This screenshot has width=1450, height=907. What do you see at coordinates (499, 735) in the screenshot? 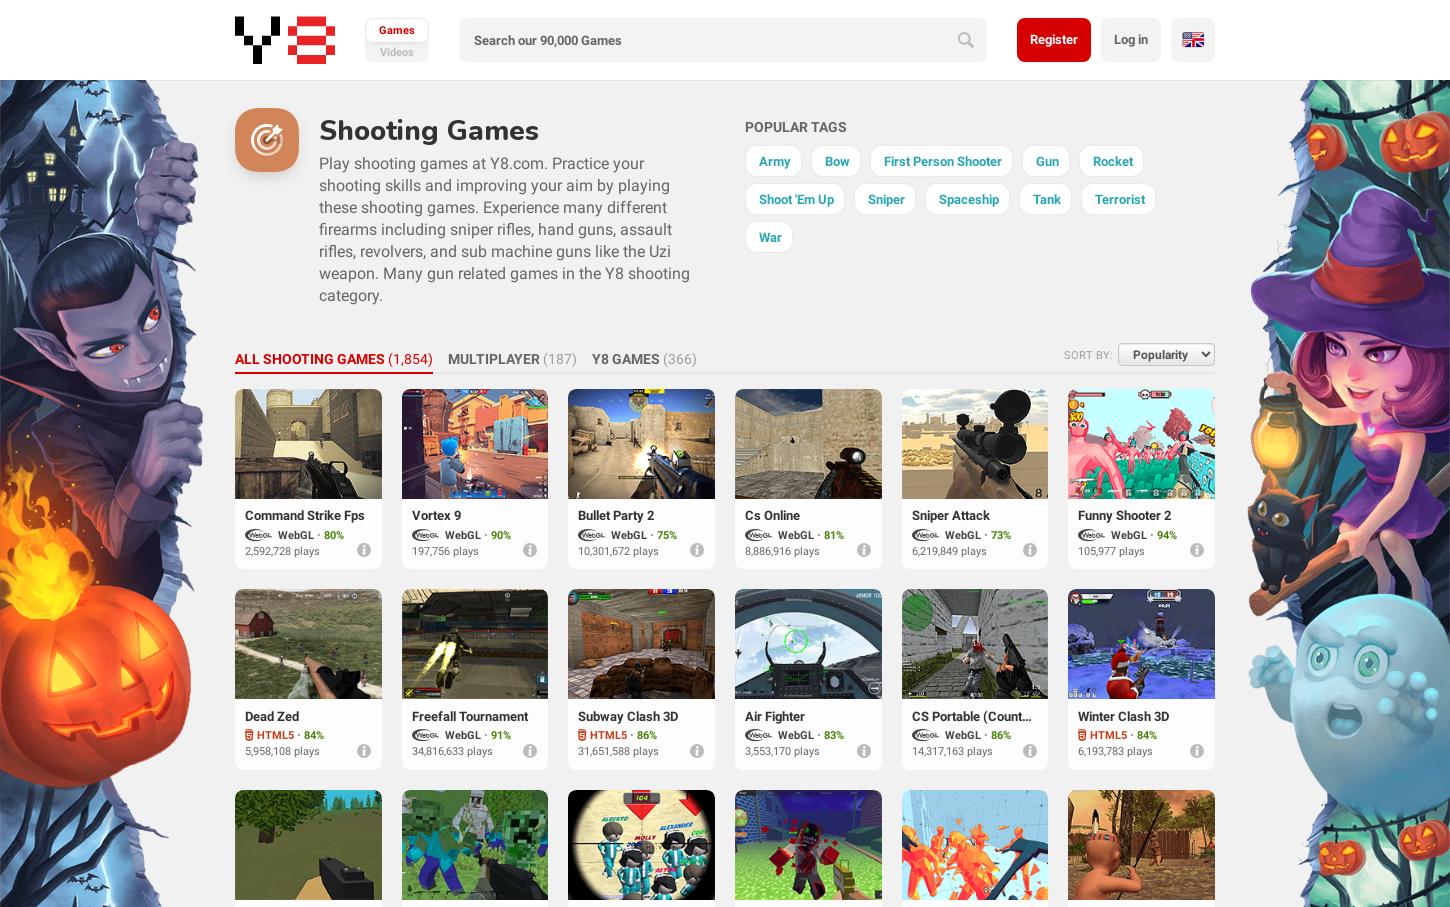
I see `'91%'` at bounding box center [499, 735].